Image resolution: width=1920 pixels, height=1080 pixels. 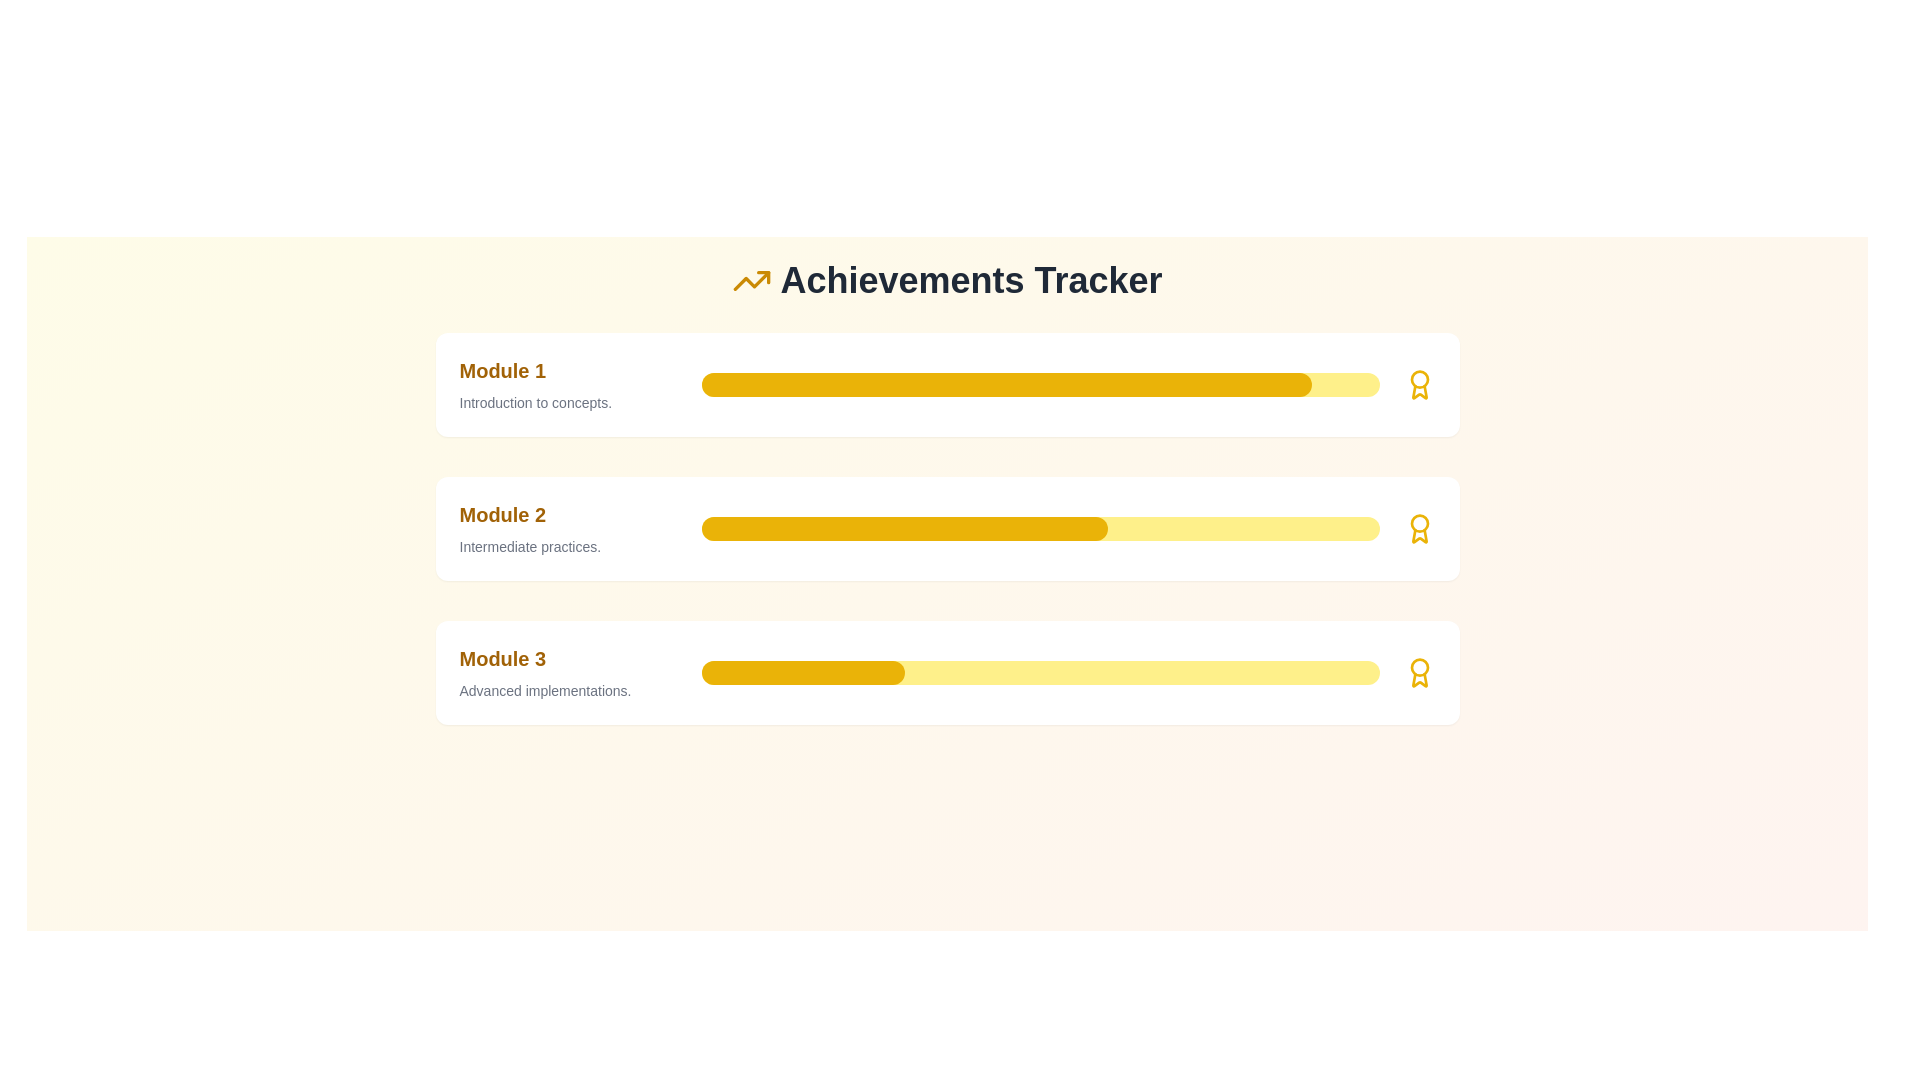 What do you see at coordinates (803, 672) in the screenshot?
I see `the filled section of the progress bar representing the completion progress of Module 3` at bounding box center [803, 672].